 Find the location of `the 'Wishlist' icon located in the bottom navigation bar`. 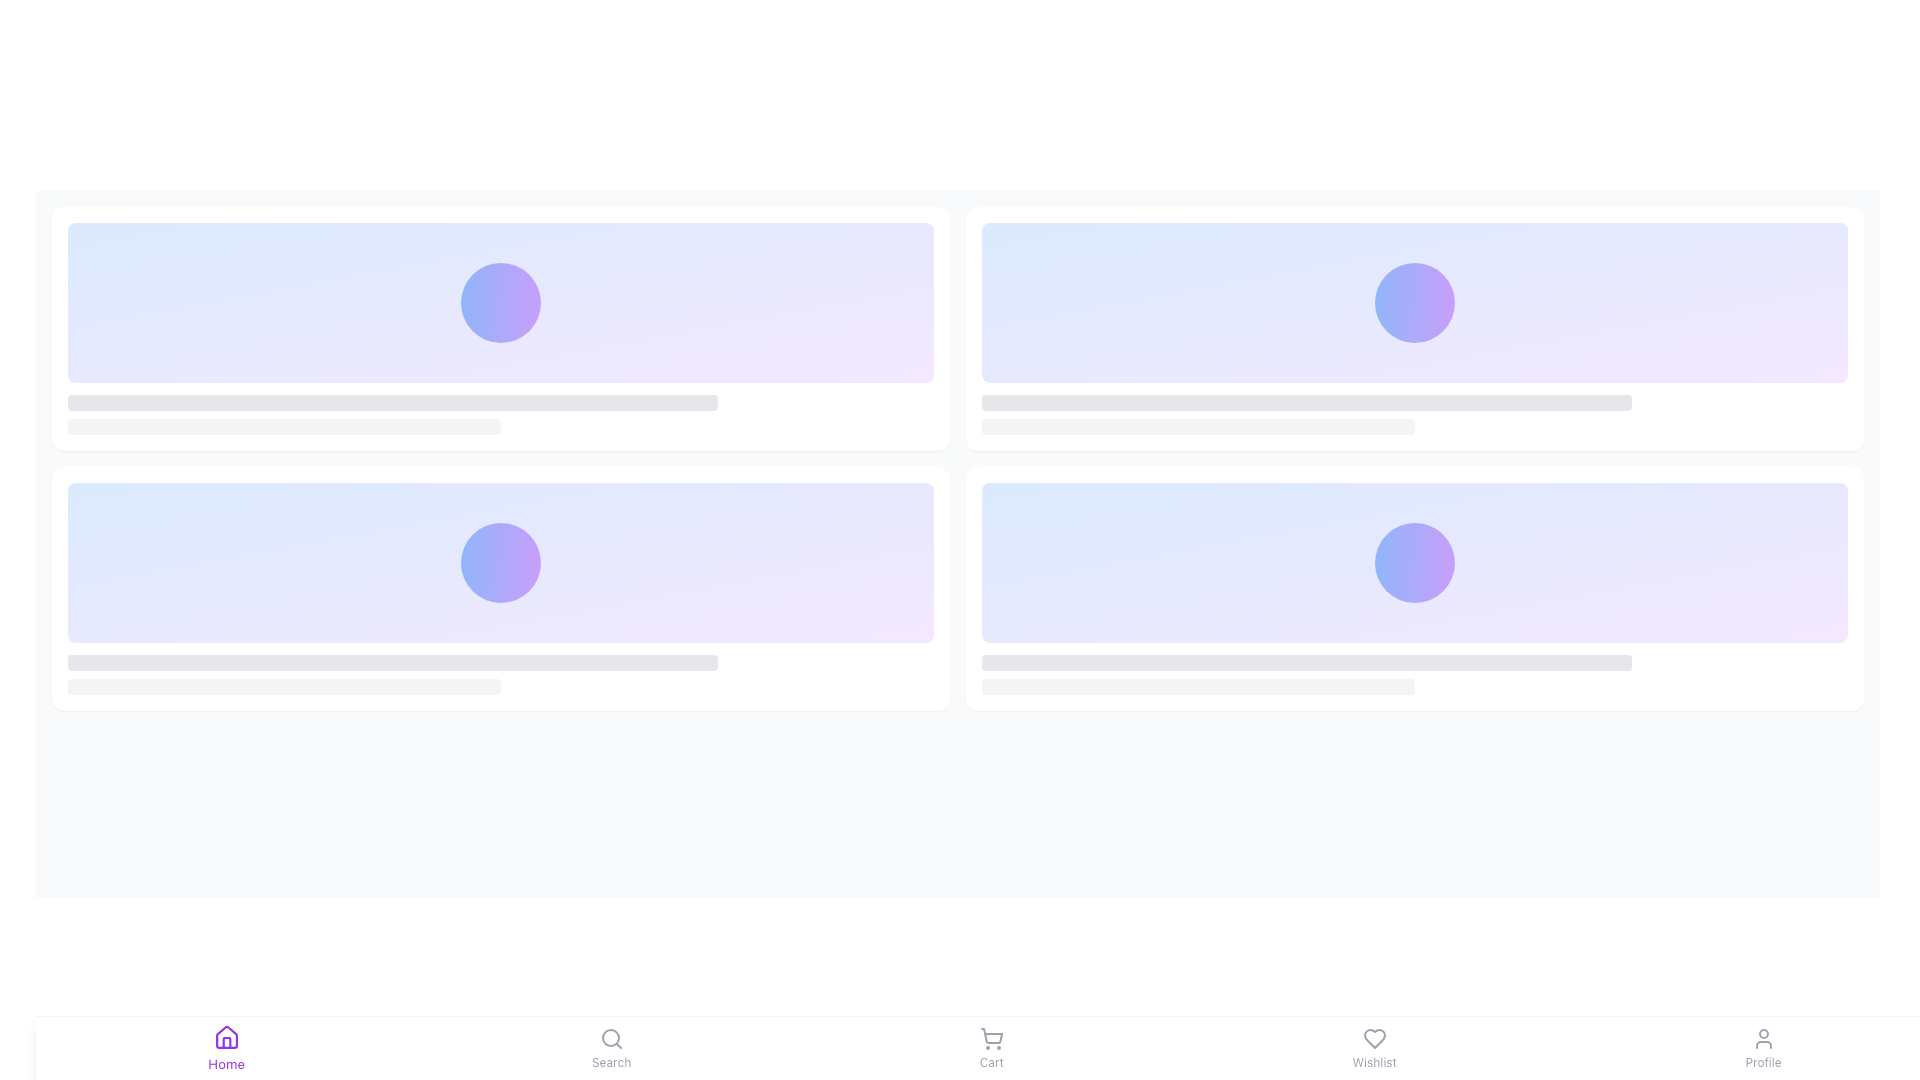

the 'Wishlist' icon located in the bottom navigation bar is located at coordinates (1373, 1037).